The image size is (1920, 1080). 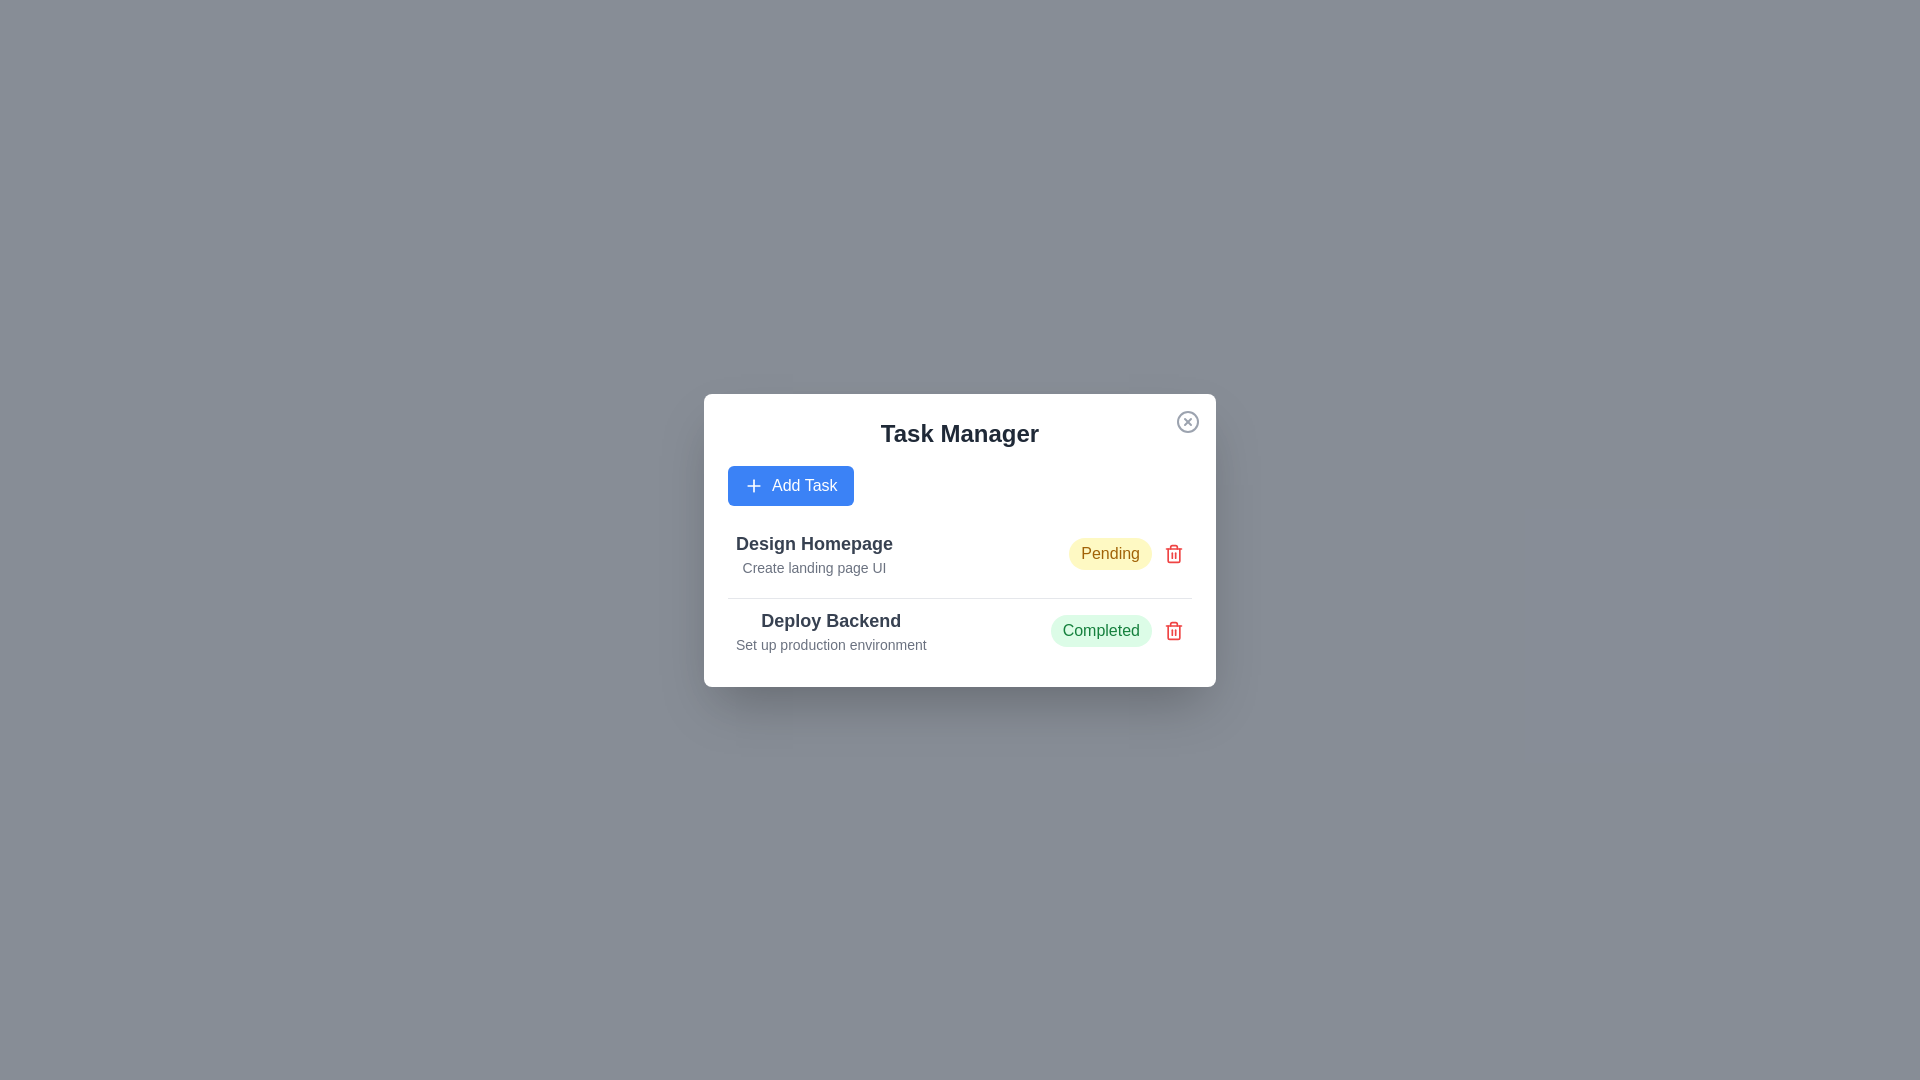 What do you see at coordinates (1188, 420) in the screenshot?
I see `the close button located at the top-right corner of the modal window` at bounding box center [1188, 420].